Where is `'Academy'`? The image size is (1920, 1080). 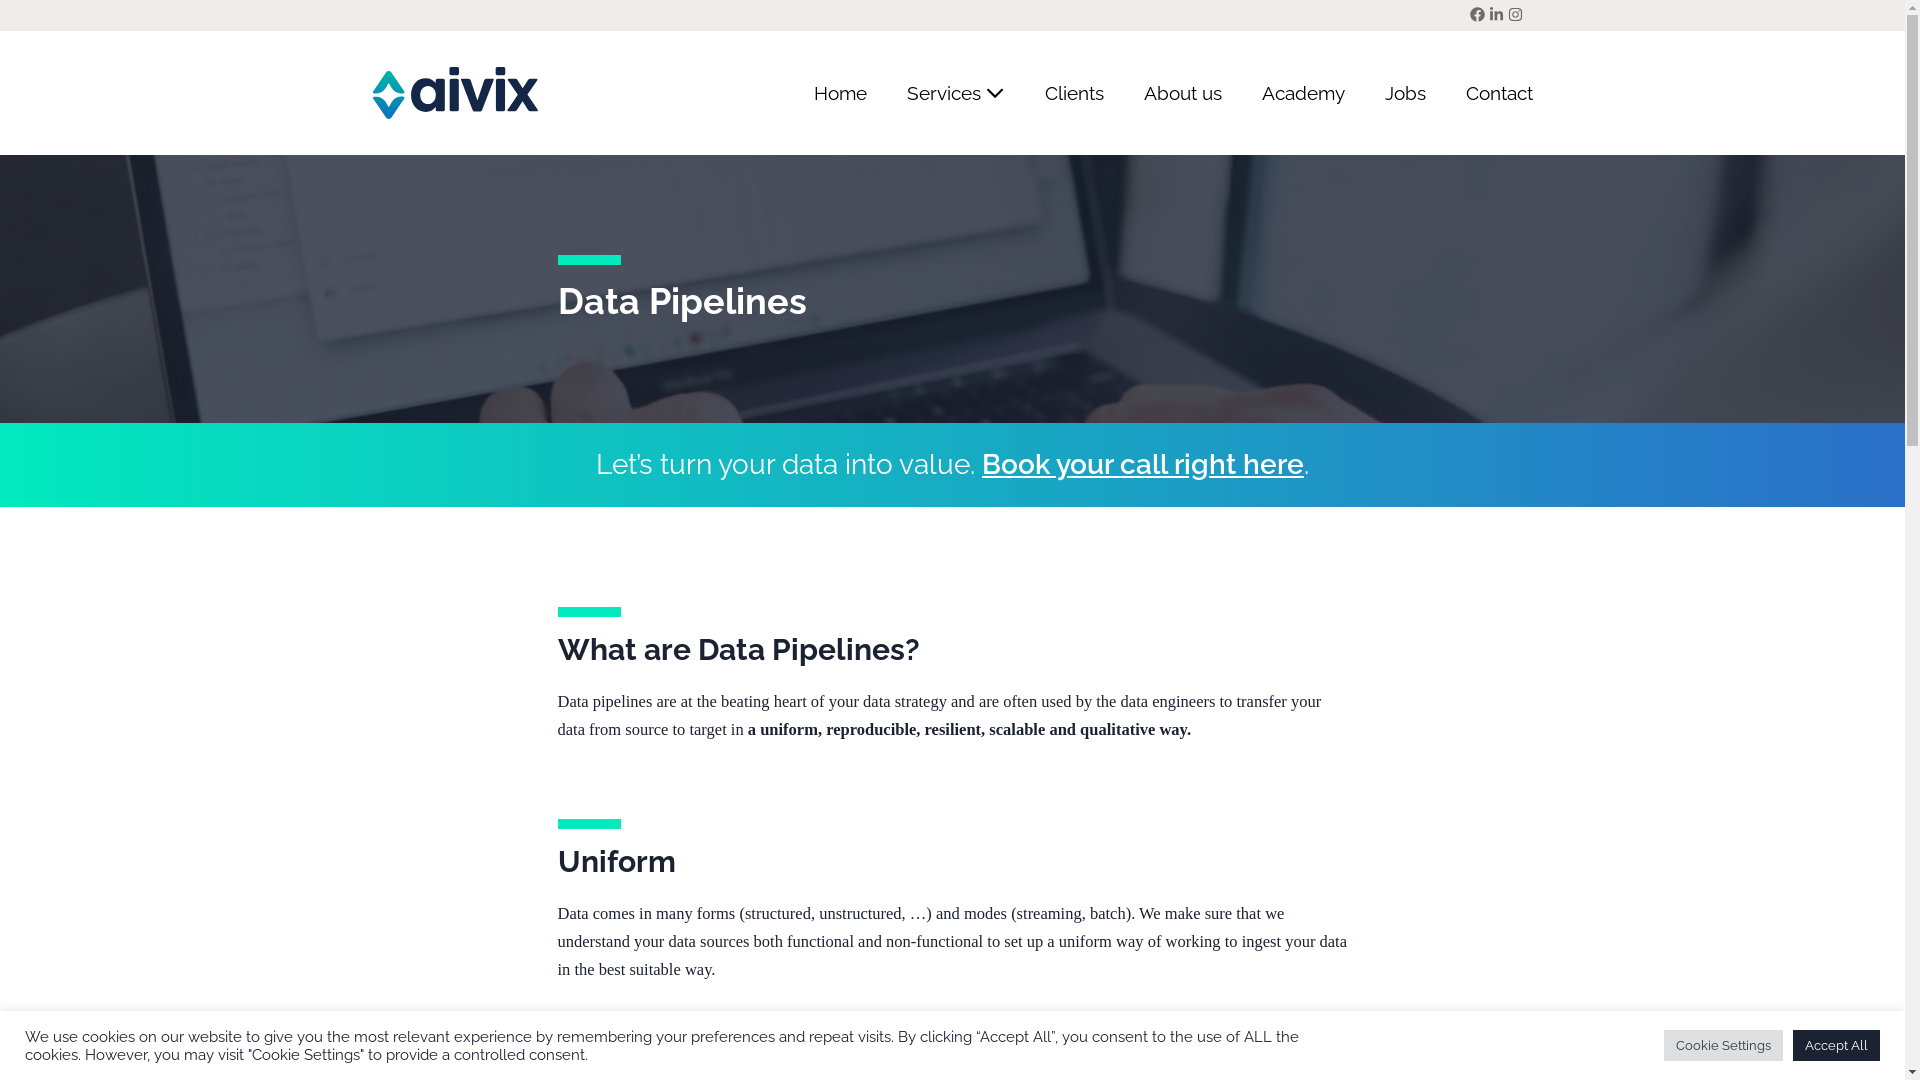
'Academy' is located at coordinates (1303, 92).